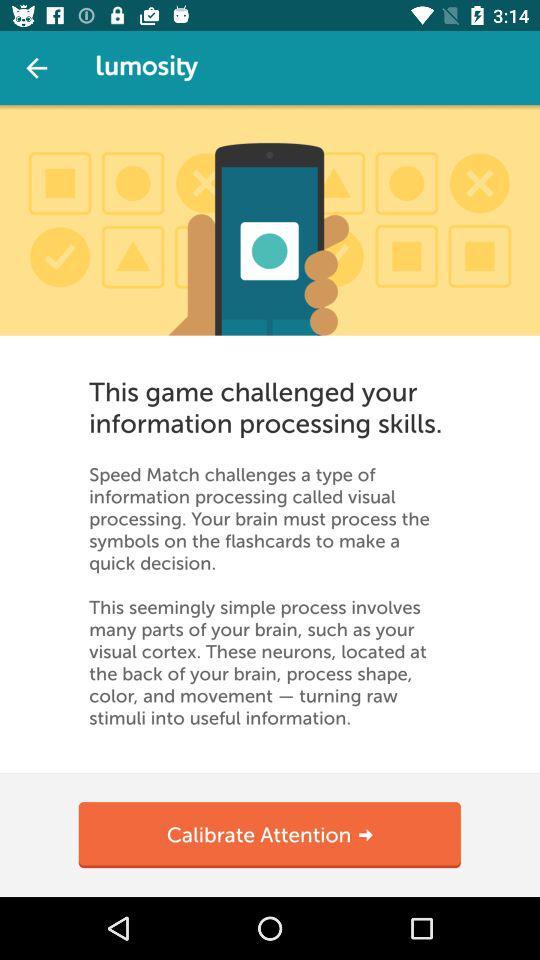 Image resolution: width=540 pixels, height=960 pixels. Describe the element at coordinates (36, 68) in the screenshot. I see `previous page` at that location.